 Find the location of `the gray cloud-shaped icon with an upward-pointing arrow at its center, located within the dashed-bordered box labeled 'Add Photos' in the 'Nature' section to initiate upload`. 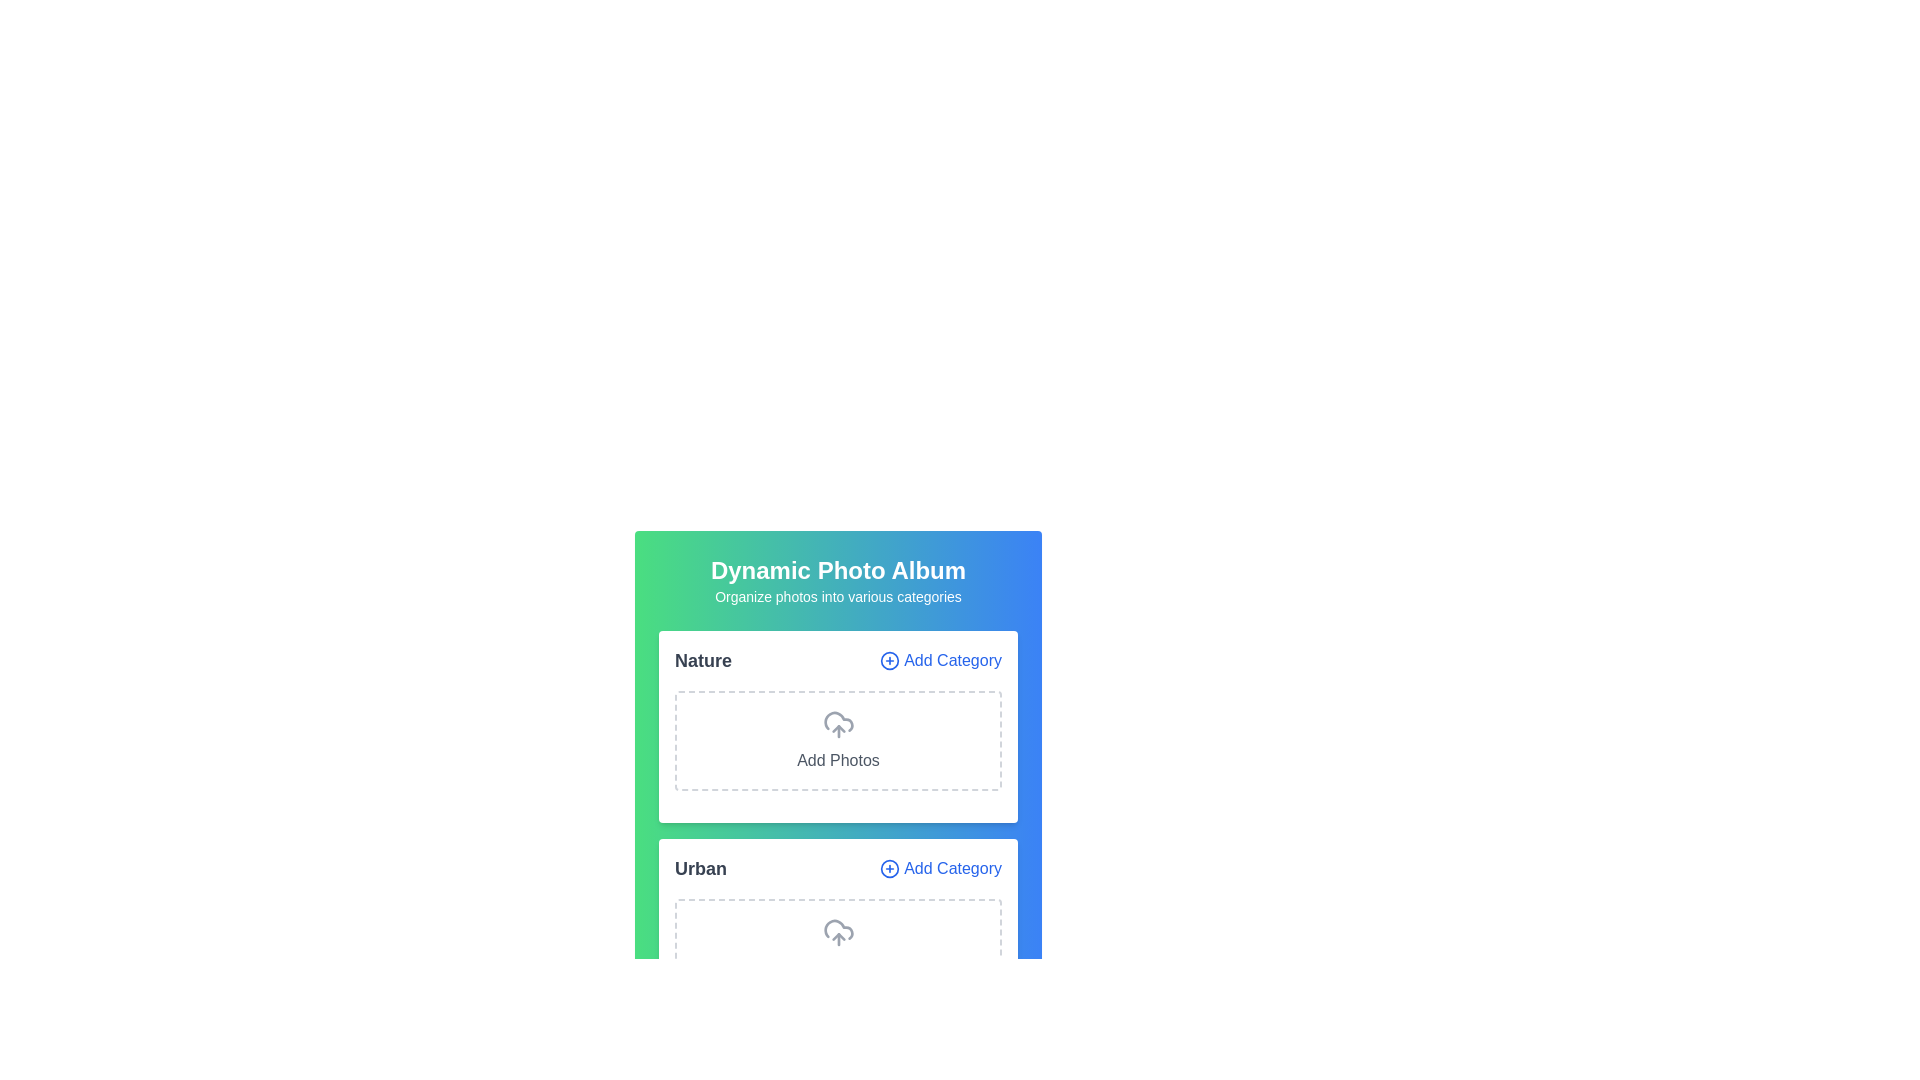

the gray cloud-shaped icon with an upward-pointing arrow at its center, located within the dashed-bordered box labeled 'Add Photos' in the 'Nature' section to initiate upload is located at coordinates (838, 725).